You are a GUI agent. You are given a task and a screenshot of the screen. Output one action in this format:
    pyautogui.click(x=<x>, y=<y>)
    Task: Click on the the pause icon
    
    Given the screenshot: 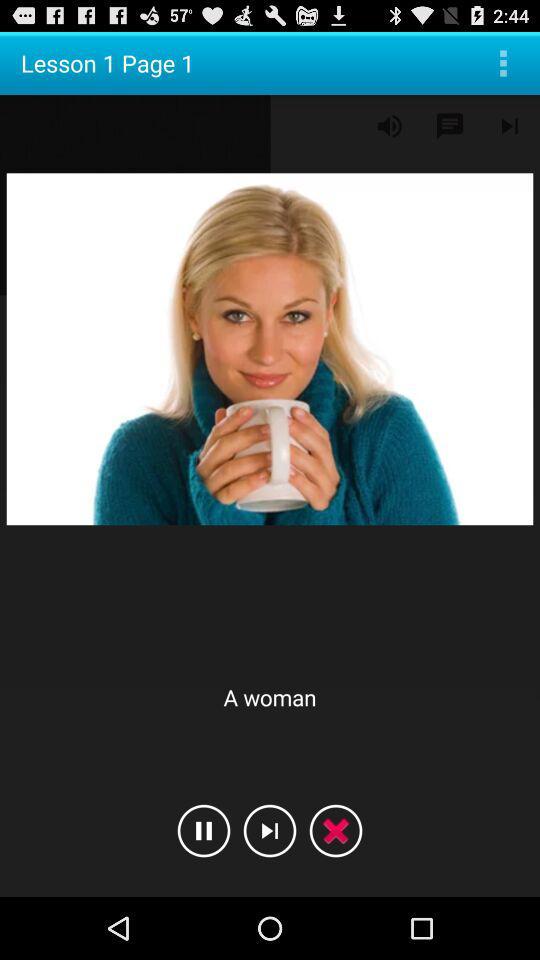 What is the action you would take?
    pyautogui.click(x=203, y=888)
    